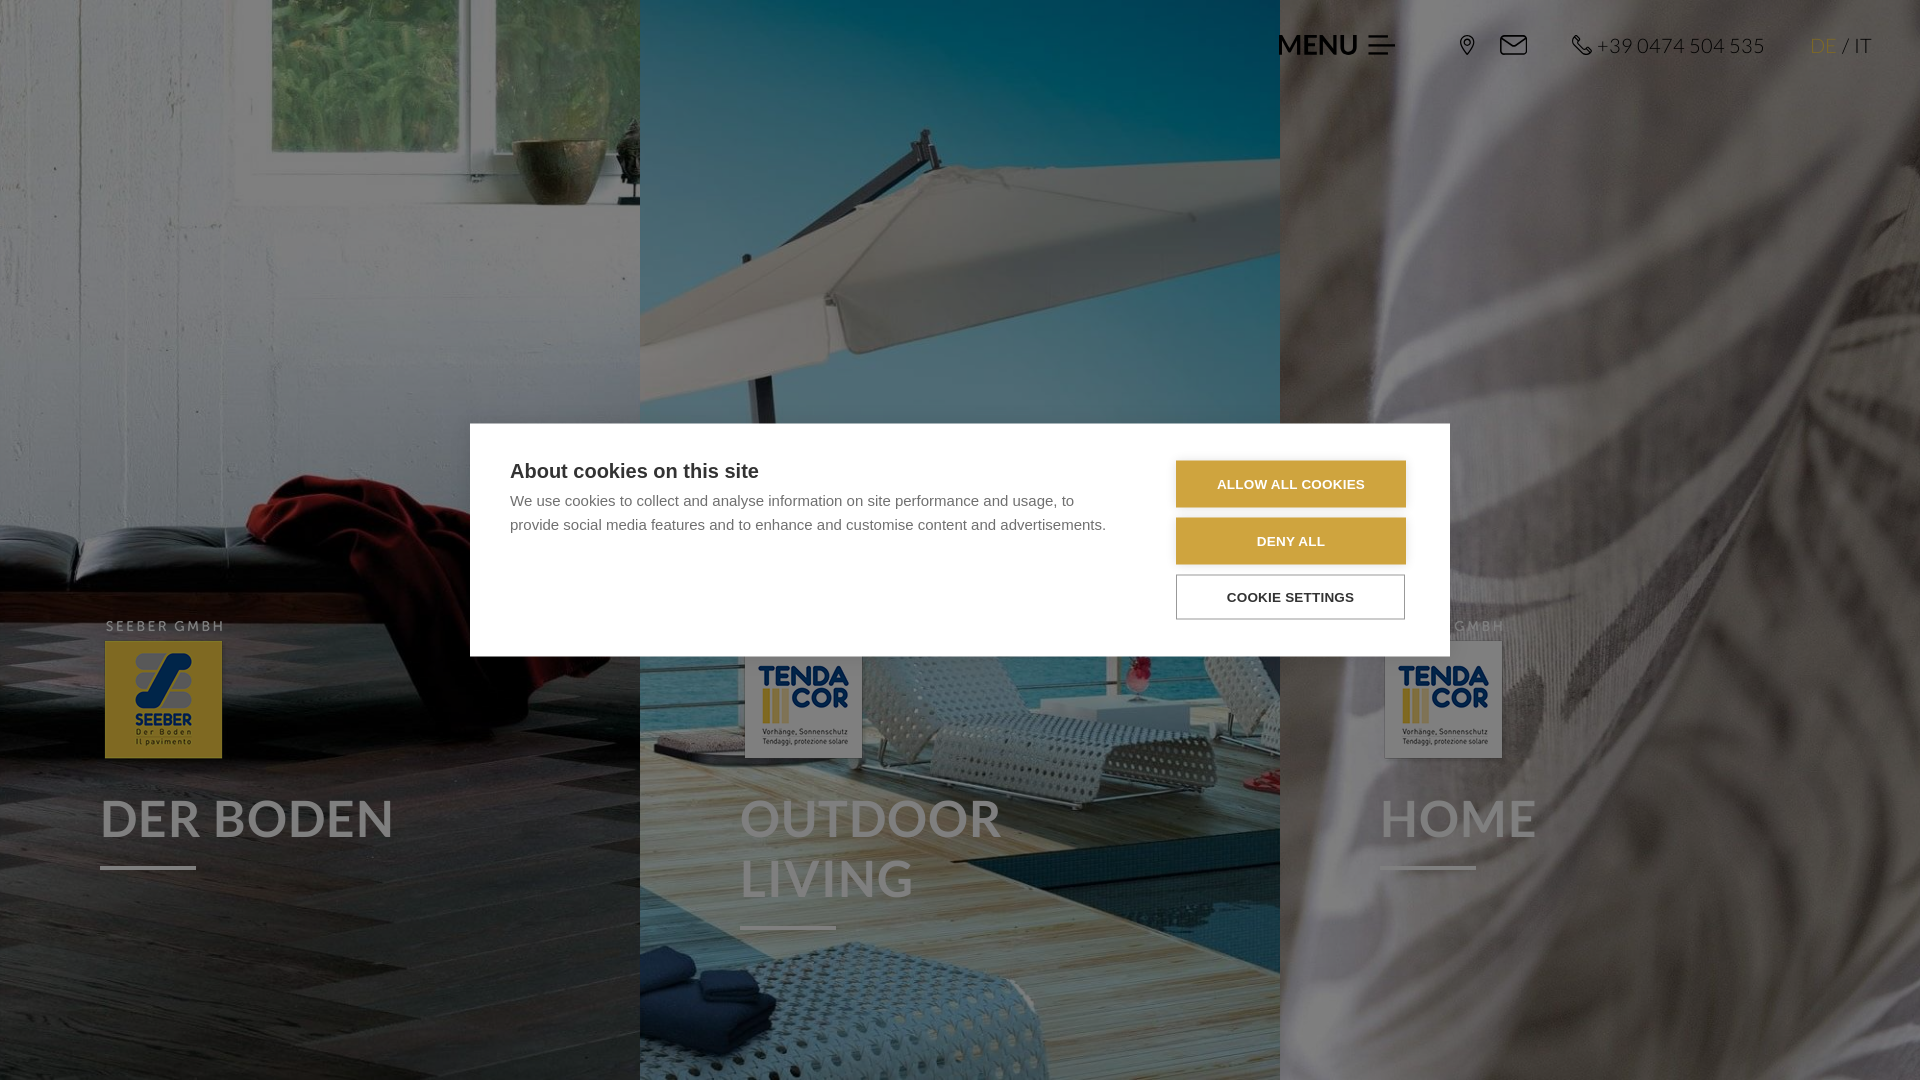  What do you see at coordinates (1513, 45) in the screenshot?
I see `'info@seeber.bz'` at bounding box center [1513, 45].